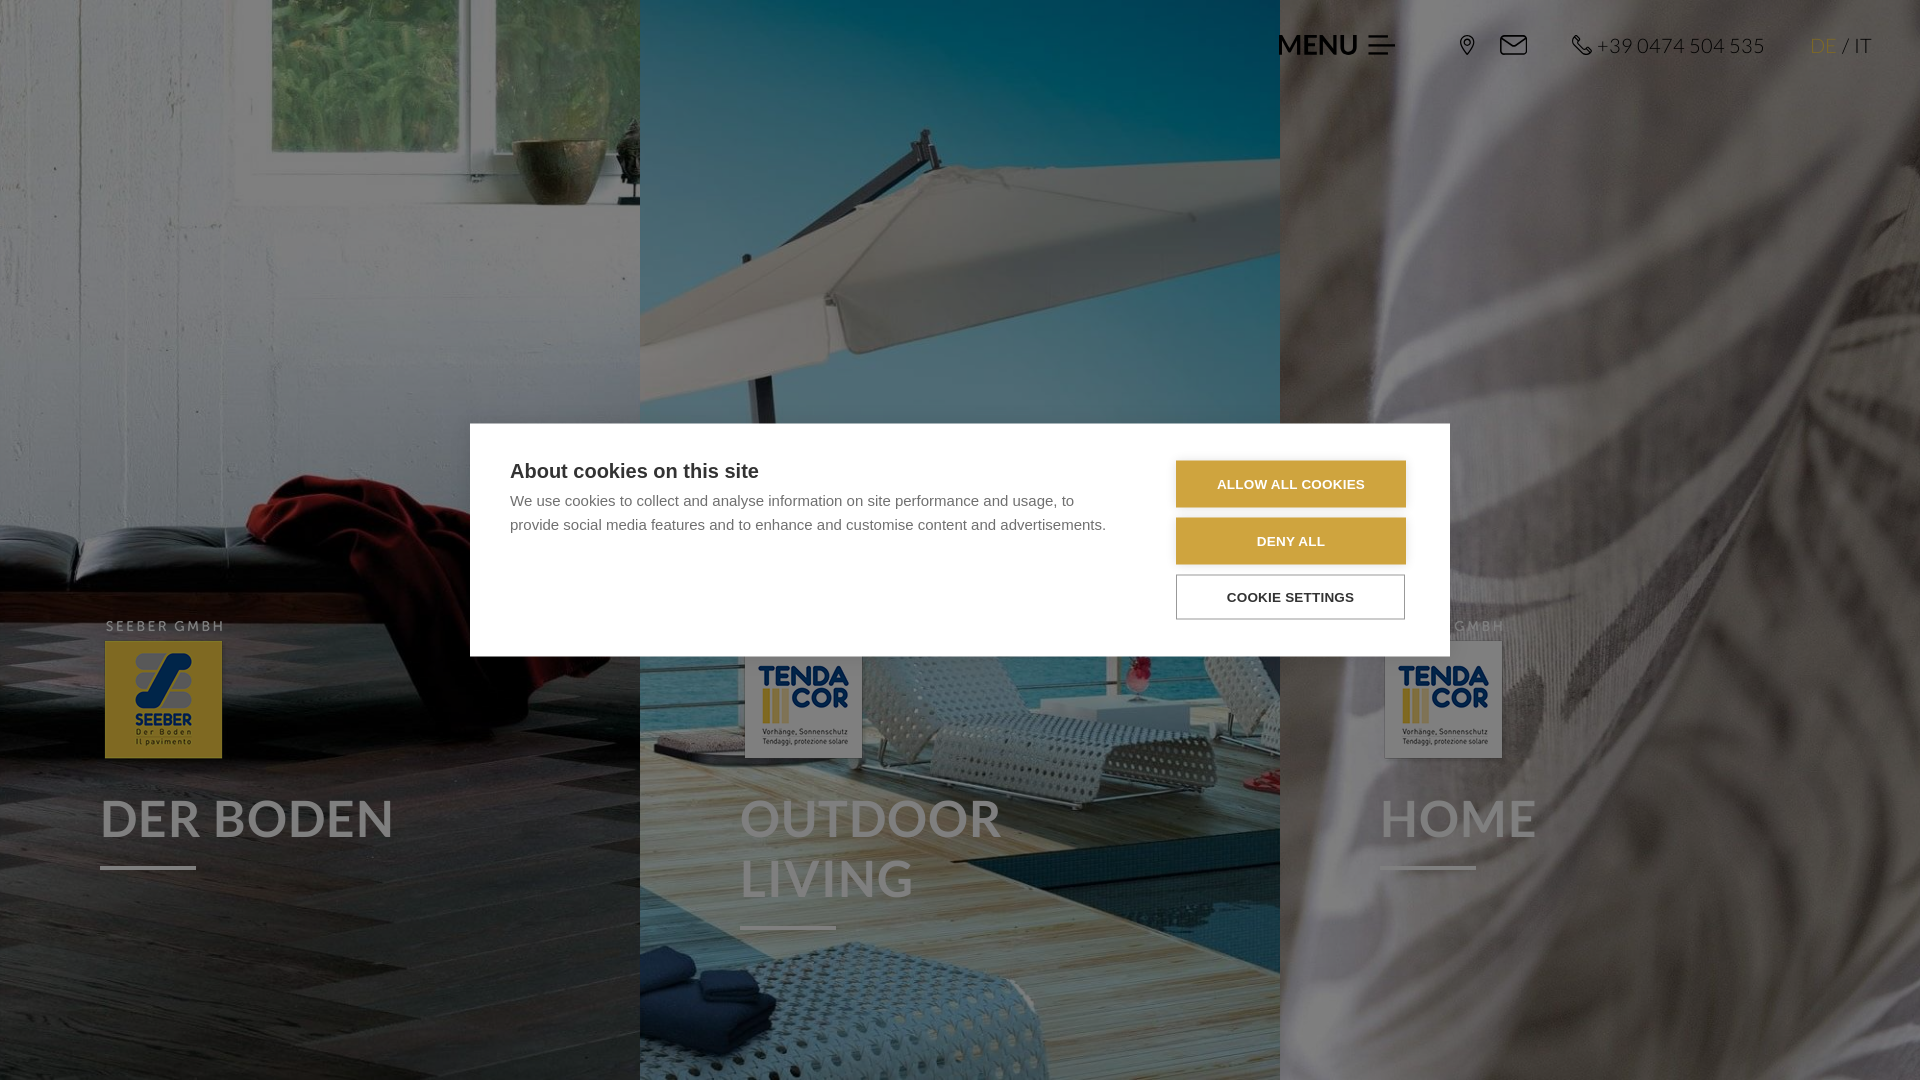  What do you see at coordinates (1513, 45) in the screenshot?
I see `'info@seeber.bz'` at bounding box center [1513, 45].